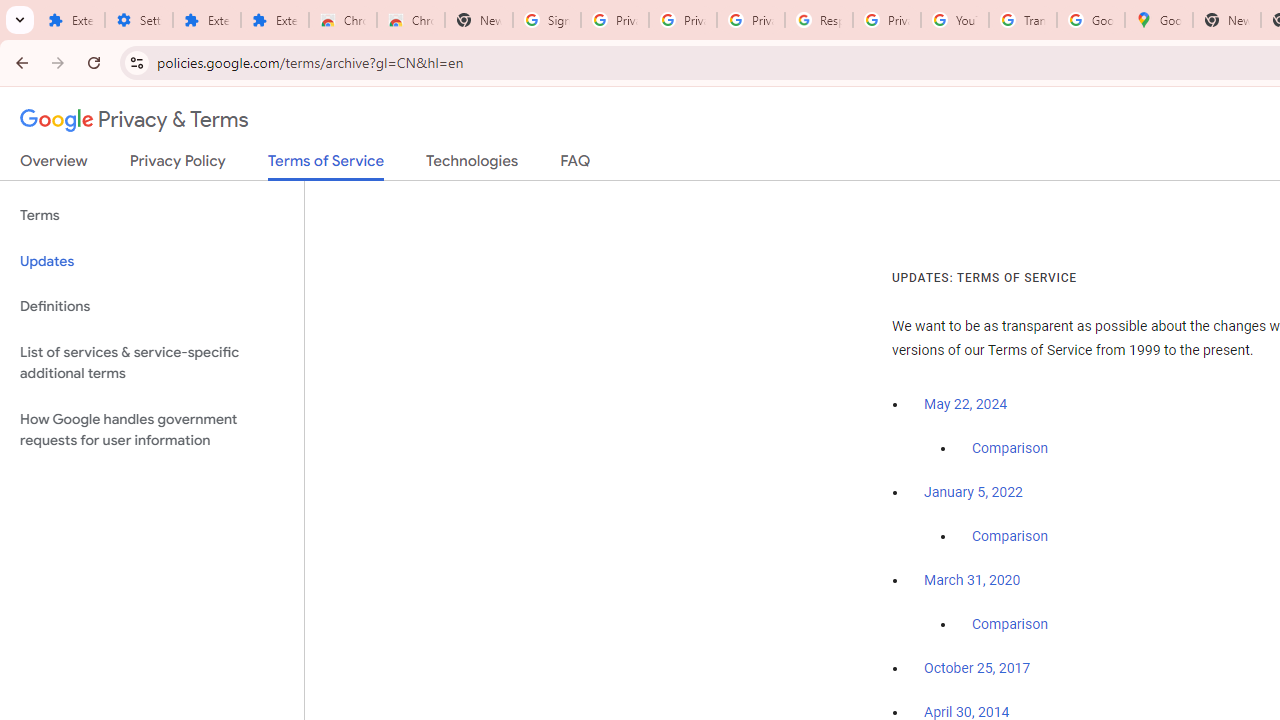 Image resolution: width=1280 pixels, height=720 pixels. What do you see at coordinates (1009, 624) in the screenshot?
I see `'Comparison'` at bounding box center [1009, 624].